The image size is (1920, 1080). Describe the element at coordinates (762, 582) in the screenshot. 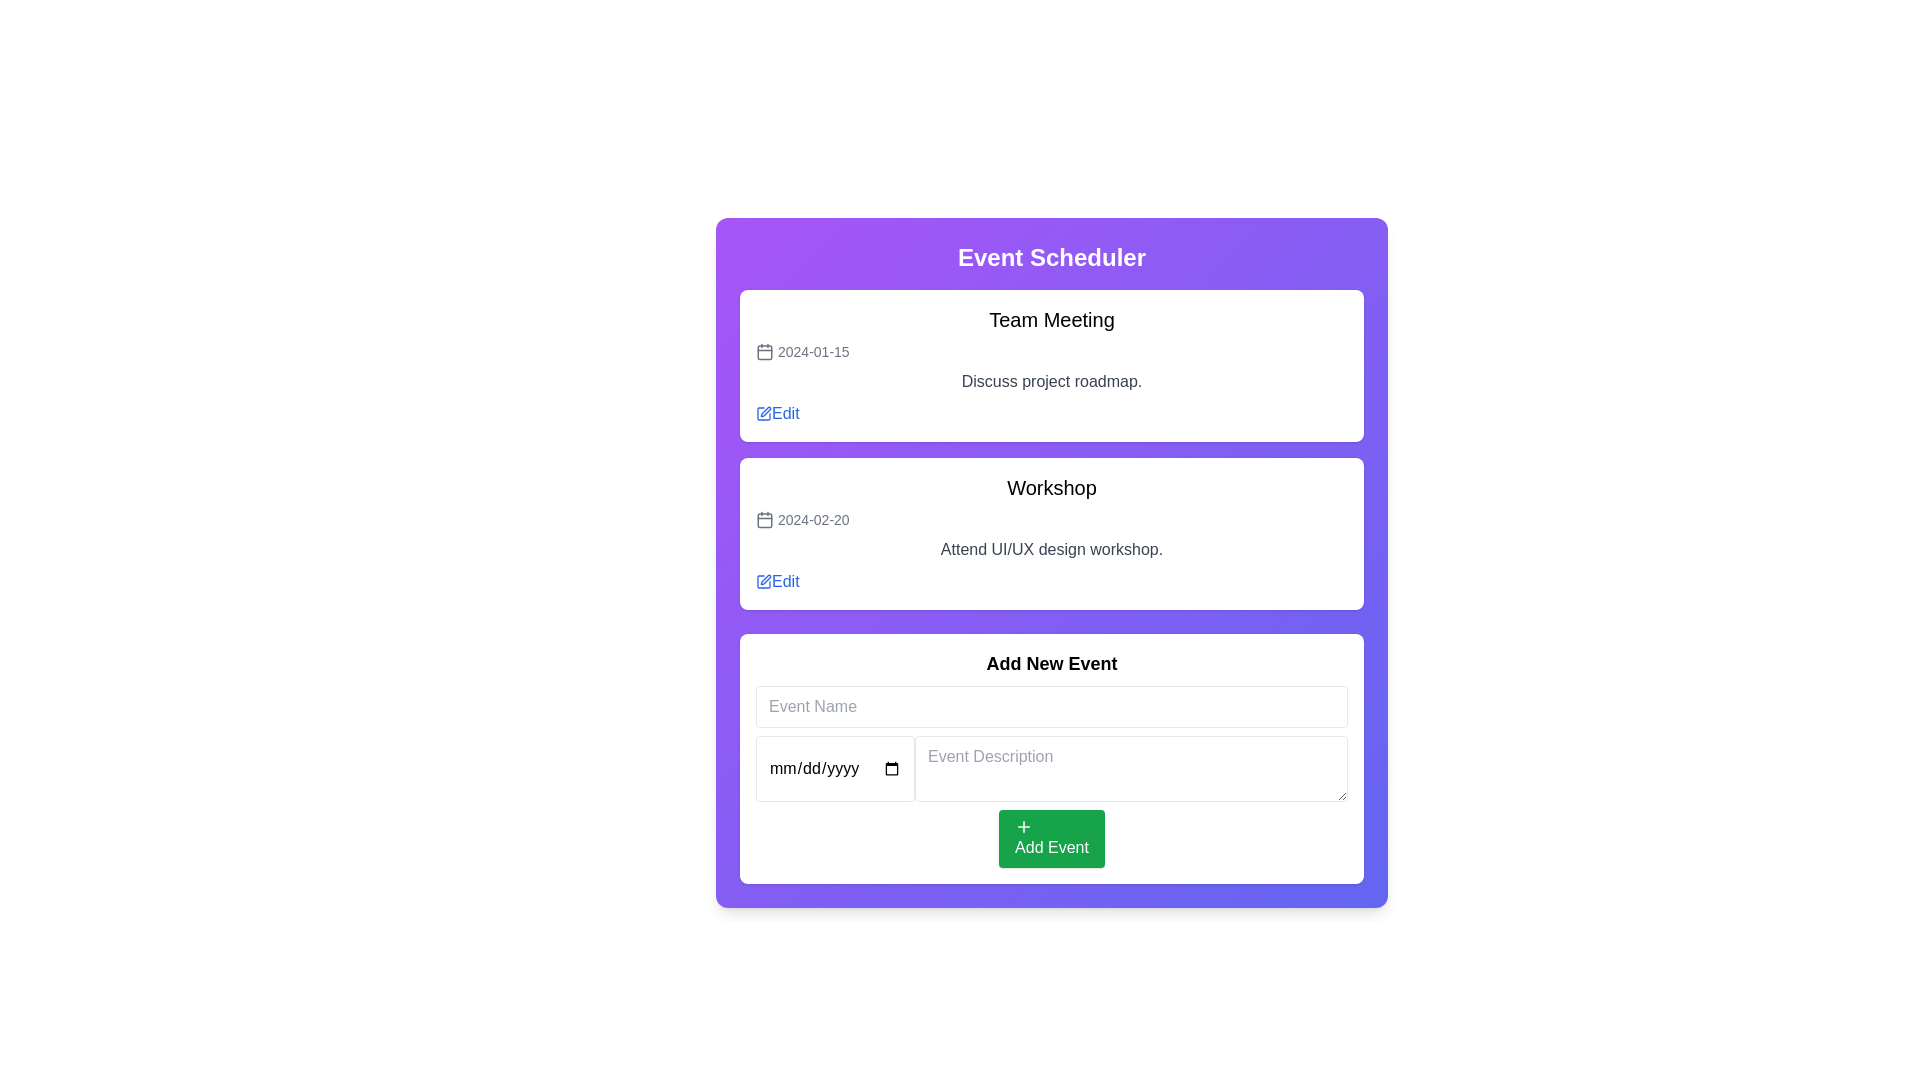

I see `the 'Edit' button icon for the 'Workshop' event, which allows users to modify event details` at that location.